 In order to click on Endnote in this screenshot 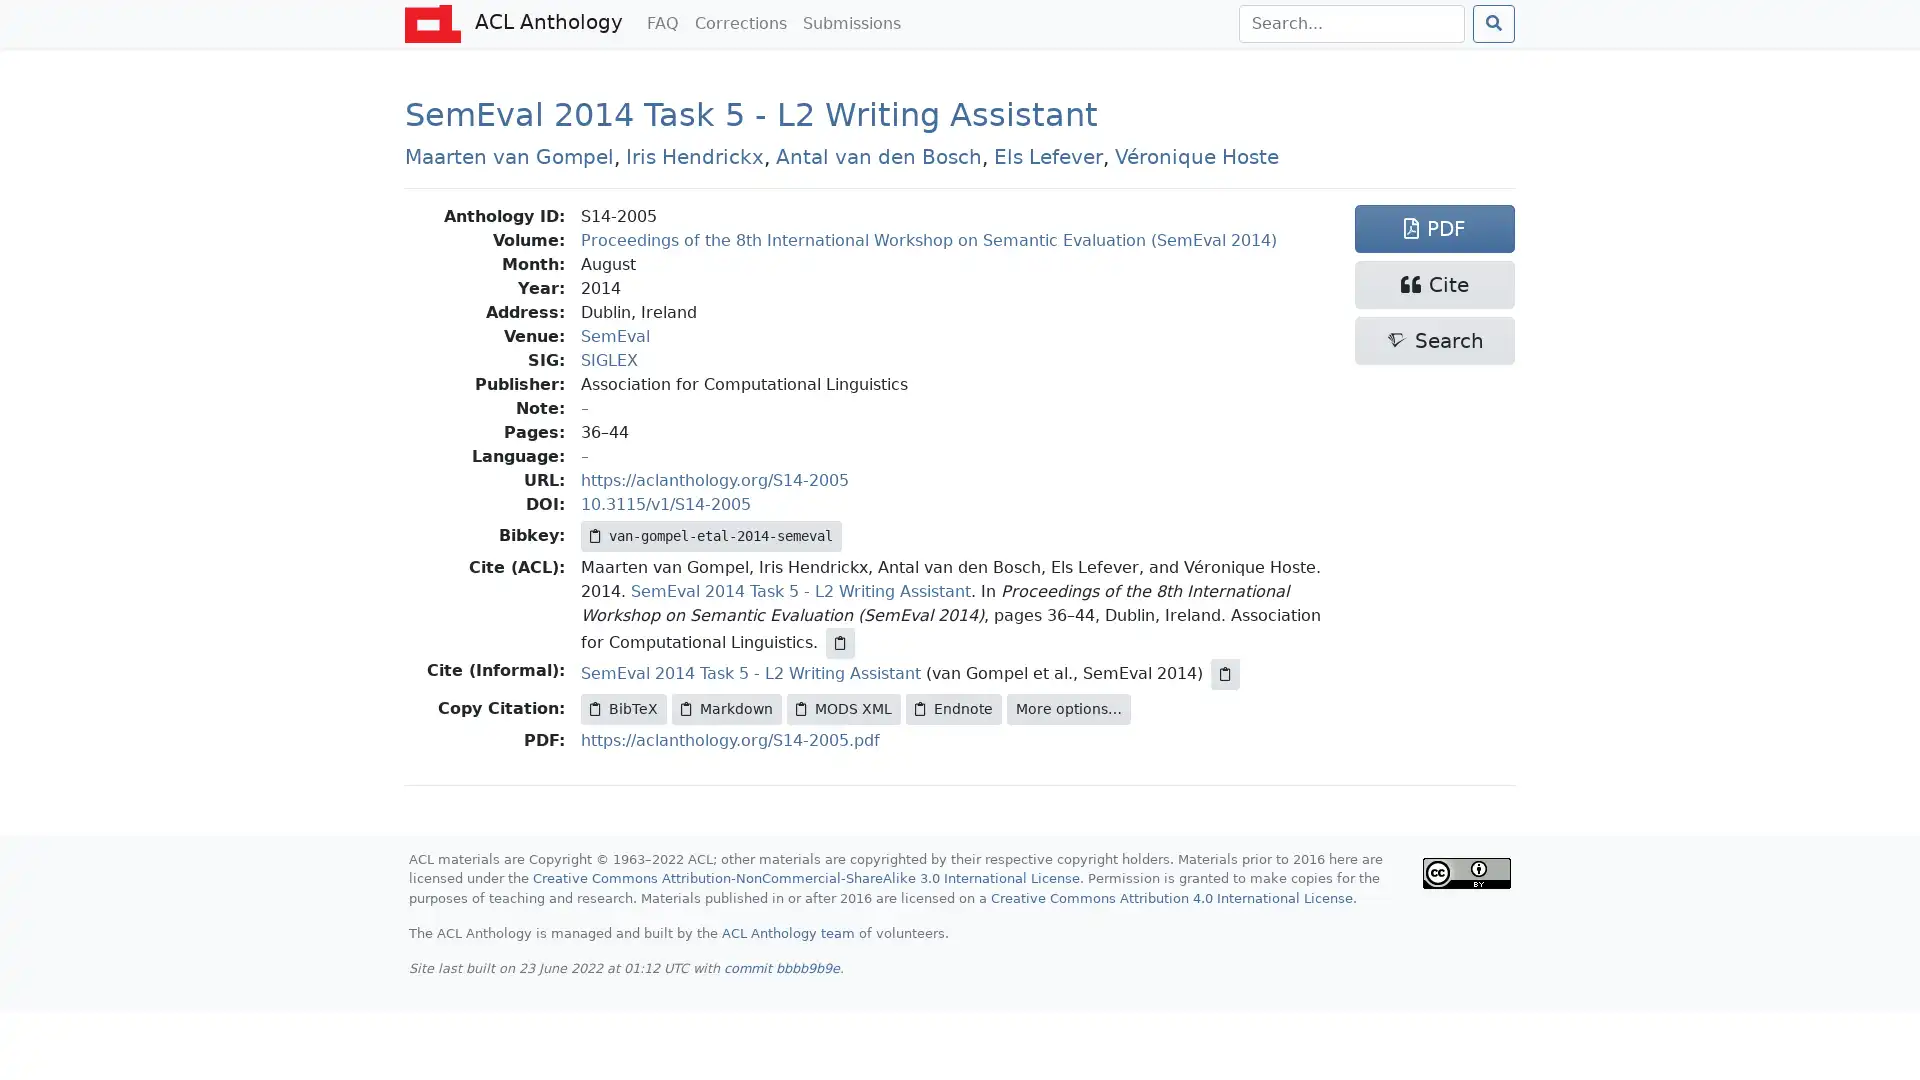, I will do `click(953, 708)`.